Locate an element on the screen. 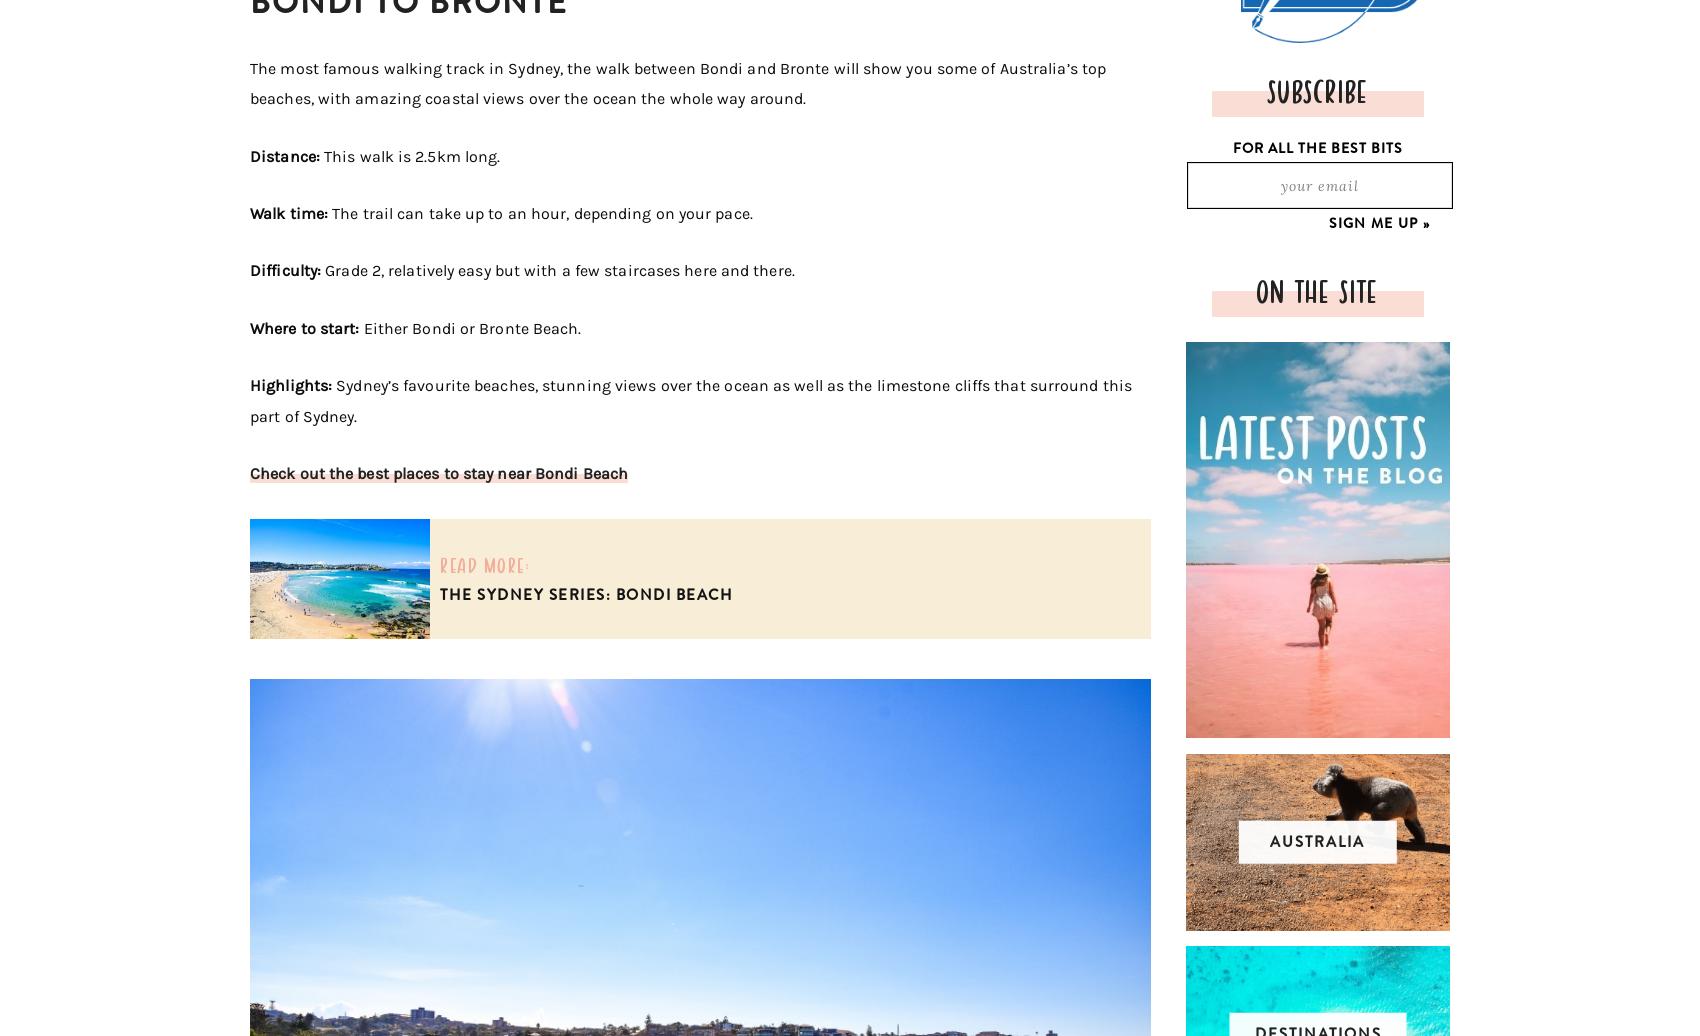 The height and width of the screenshot is (1036, 1700). 'The most famous walking track in Sydney, the walk between Bondi and Bronte will show you some of Australia’s top beaches, with amazing coastal views over the ocean the whole way around.' is located at coordinates (677, 82).